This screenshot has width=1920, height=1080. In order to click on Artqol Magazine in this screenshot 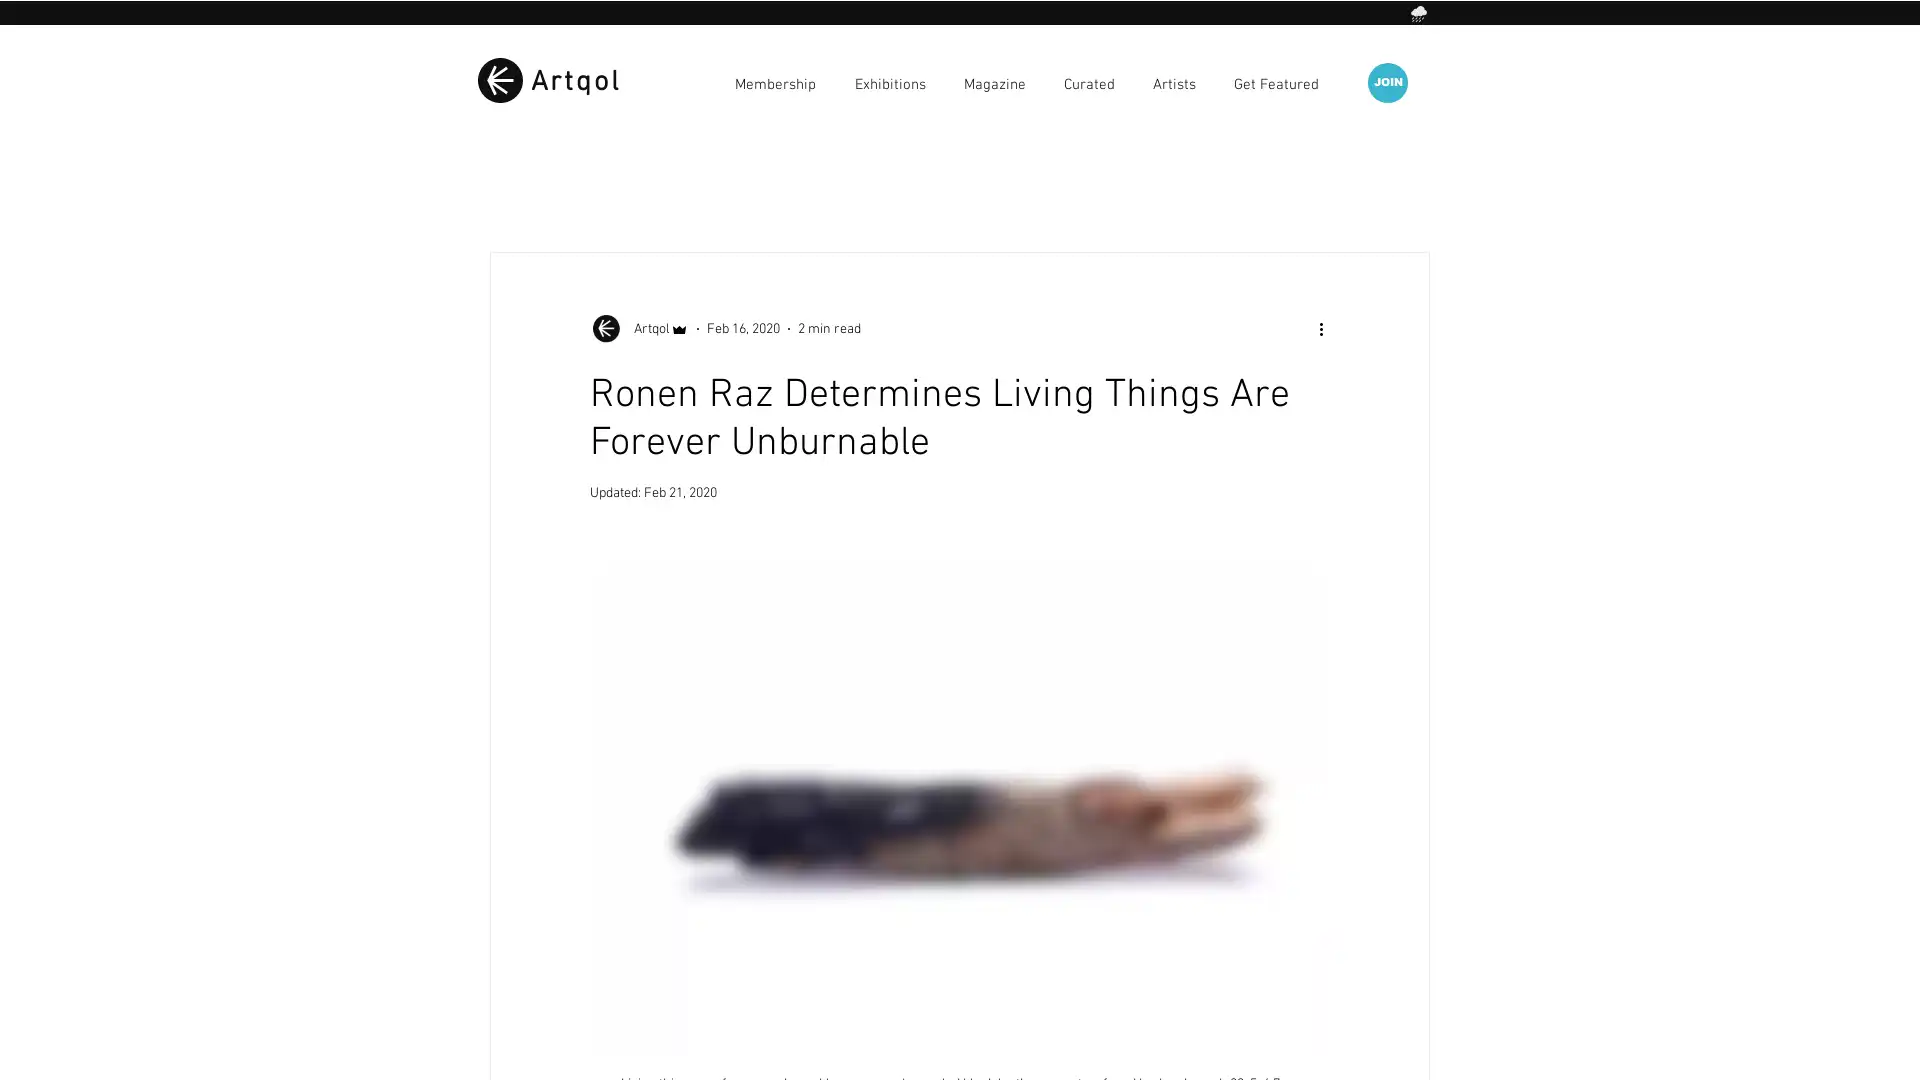, I will do `click(542, 192)`.